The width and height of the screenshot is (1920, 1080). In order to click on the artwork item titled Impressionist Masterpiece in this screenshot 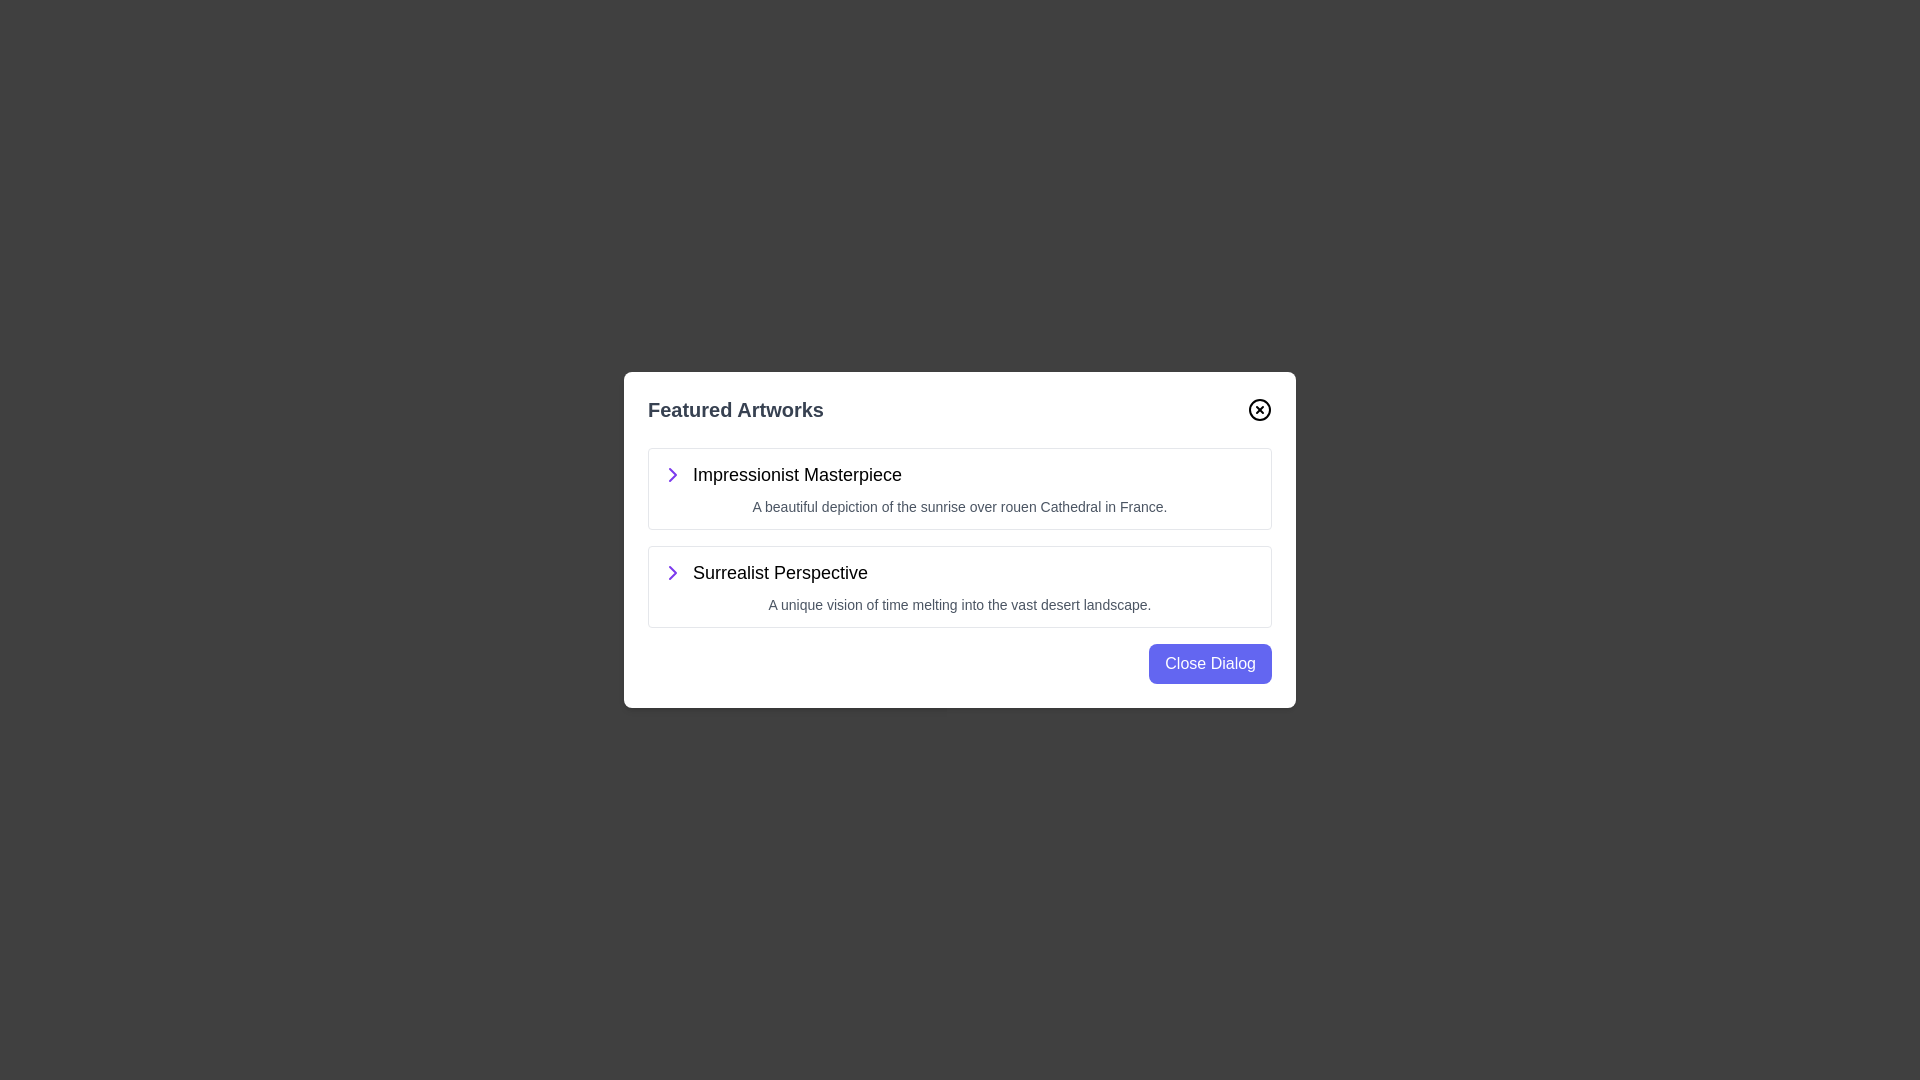, I will do `click(960, 489)`.